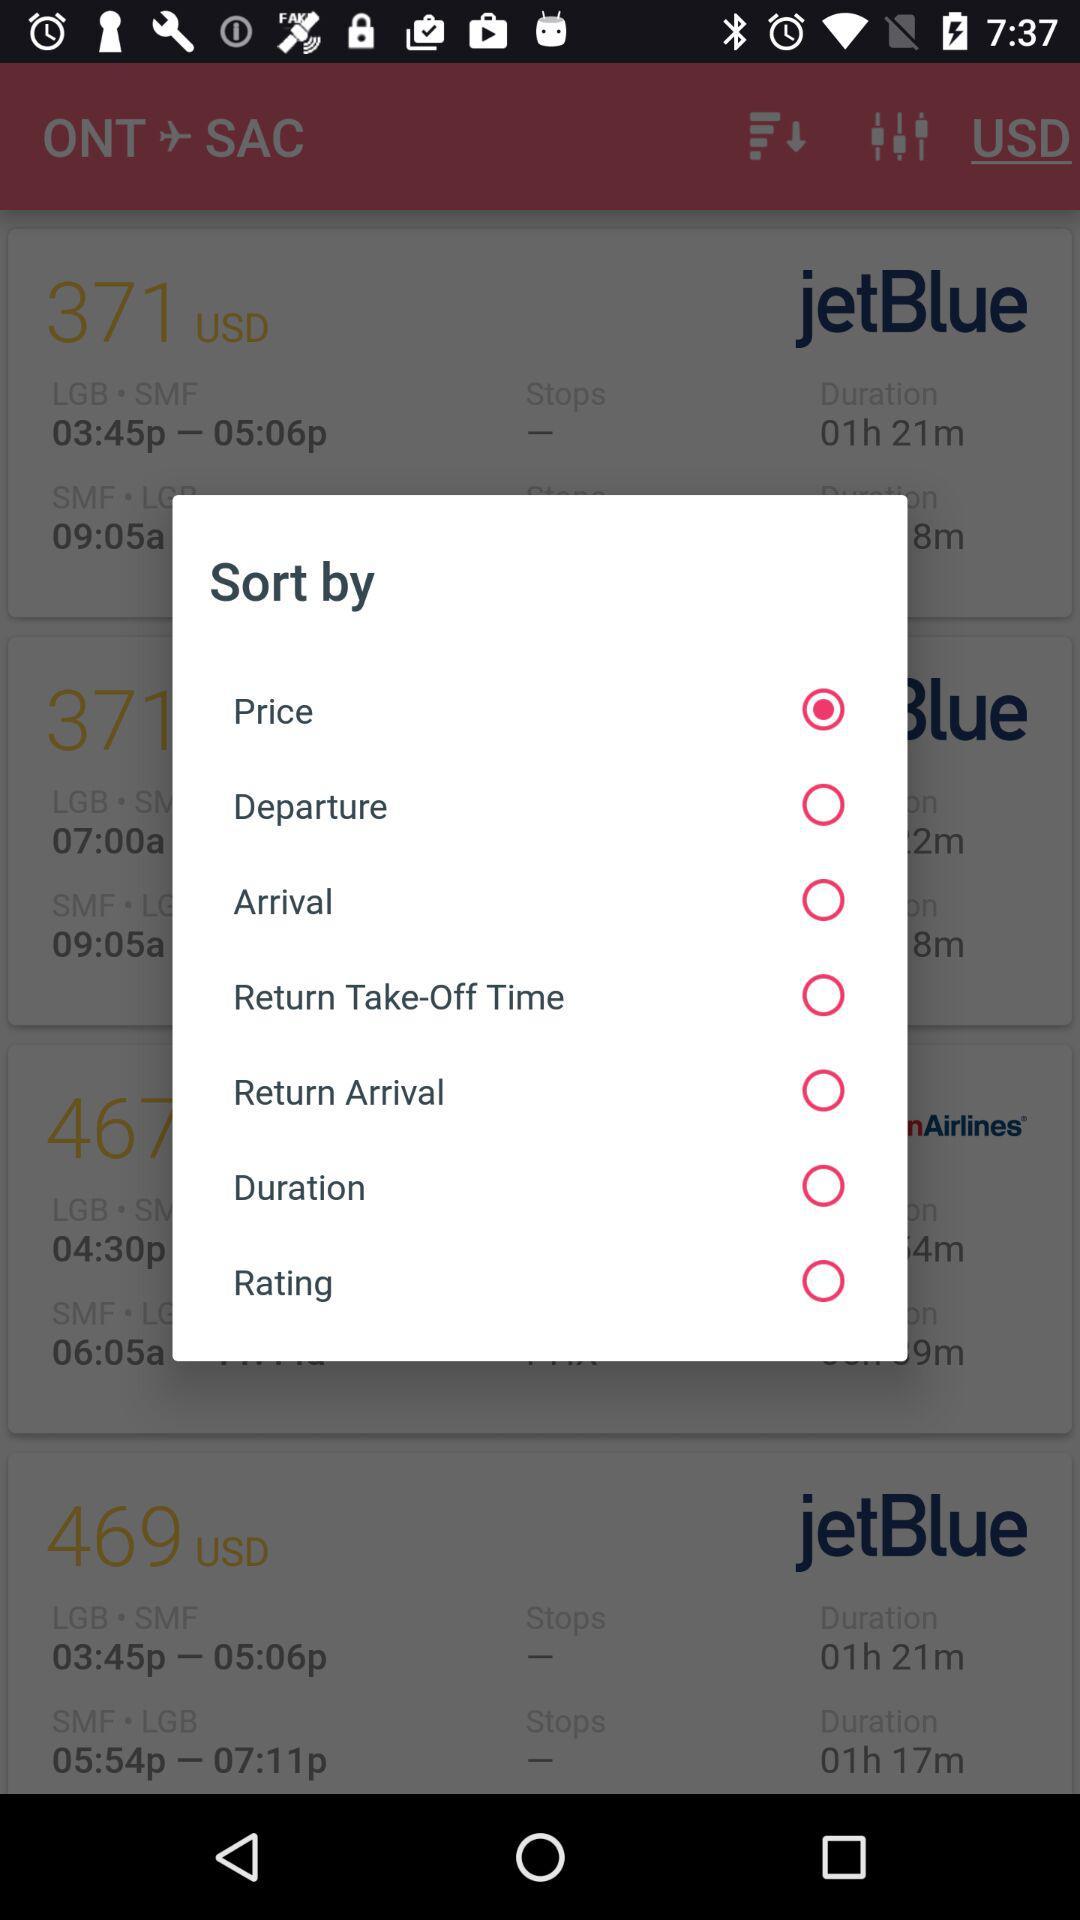 The width and height of the screenshot is (1080, 1920). I want to click on icon below duration icon, so click(537, 1281).